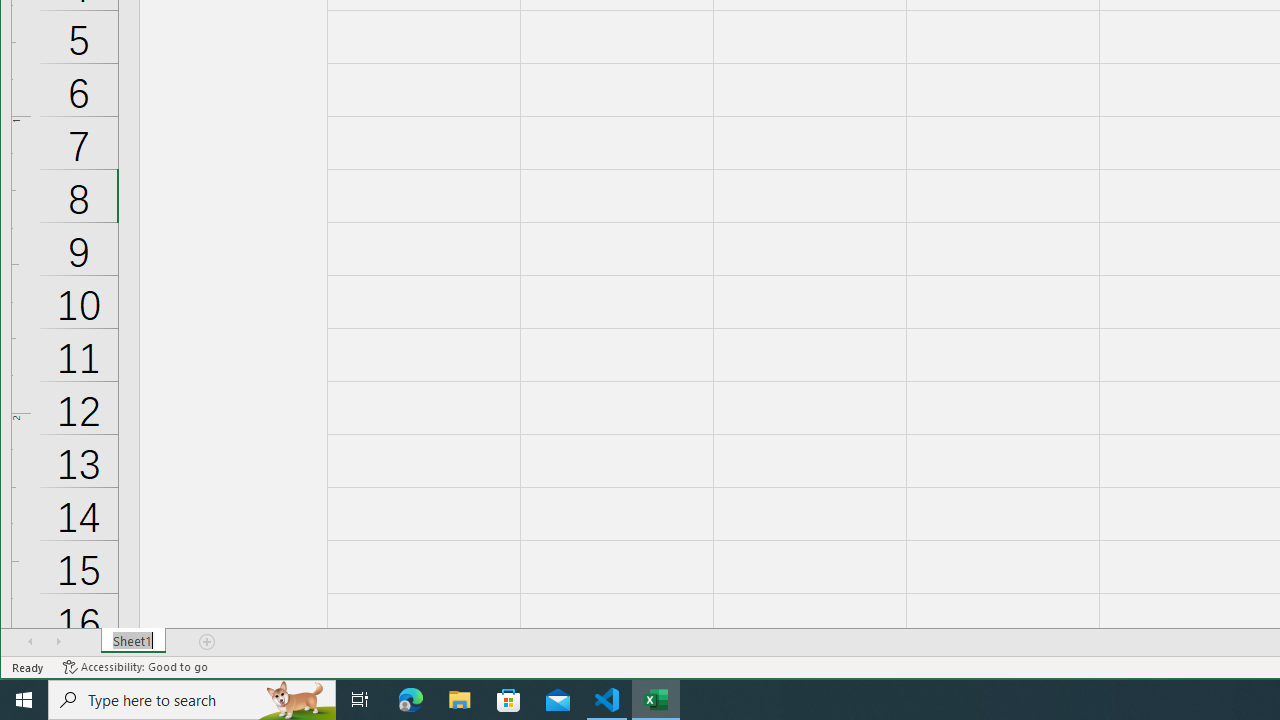 The width and height of the screenshot is (1280, 720). Describe the element at coordinates (24, 698) in the screenshot. I see `'Start'` at that location.